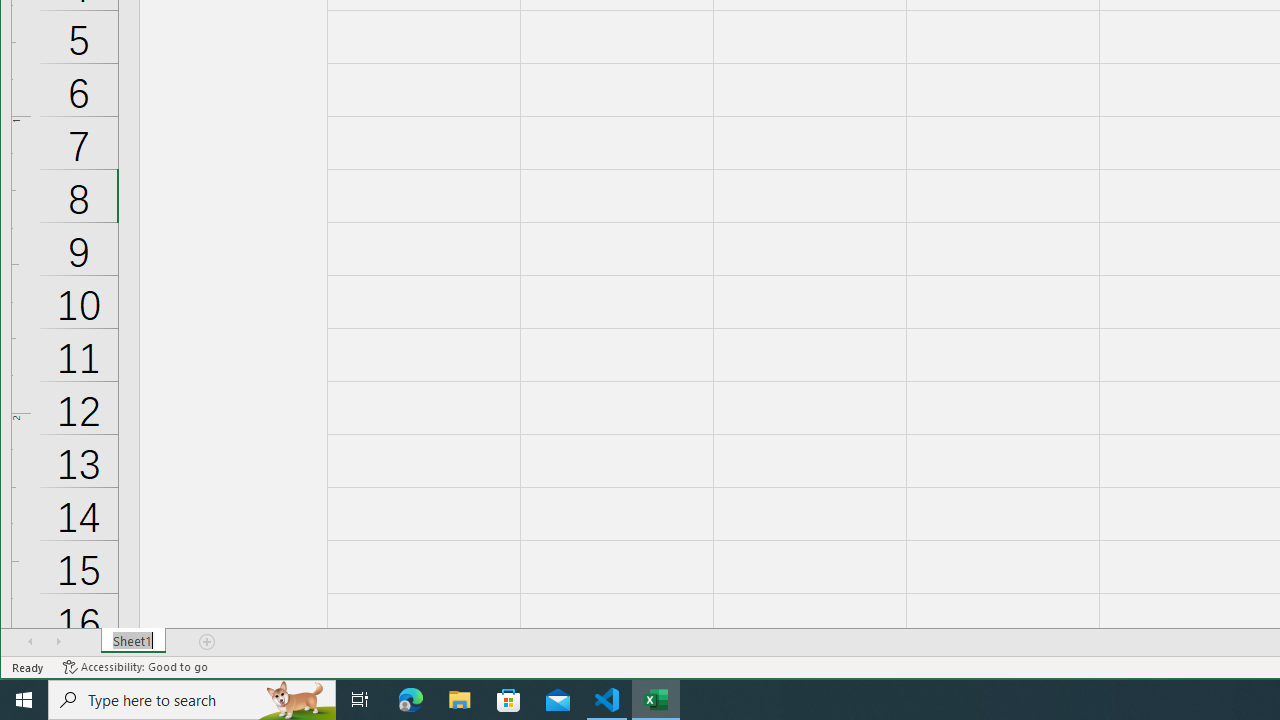 The width and height of the screenshot is (1280, 720). Describe the element at coordinates (24, 698) in the screenshot. I see `'Start'` at that location.